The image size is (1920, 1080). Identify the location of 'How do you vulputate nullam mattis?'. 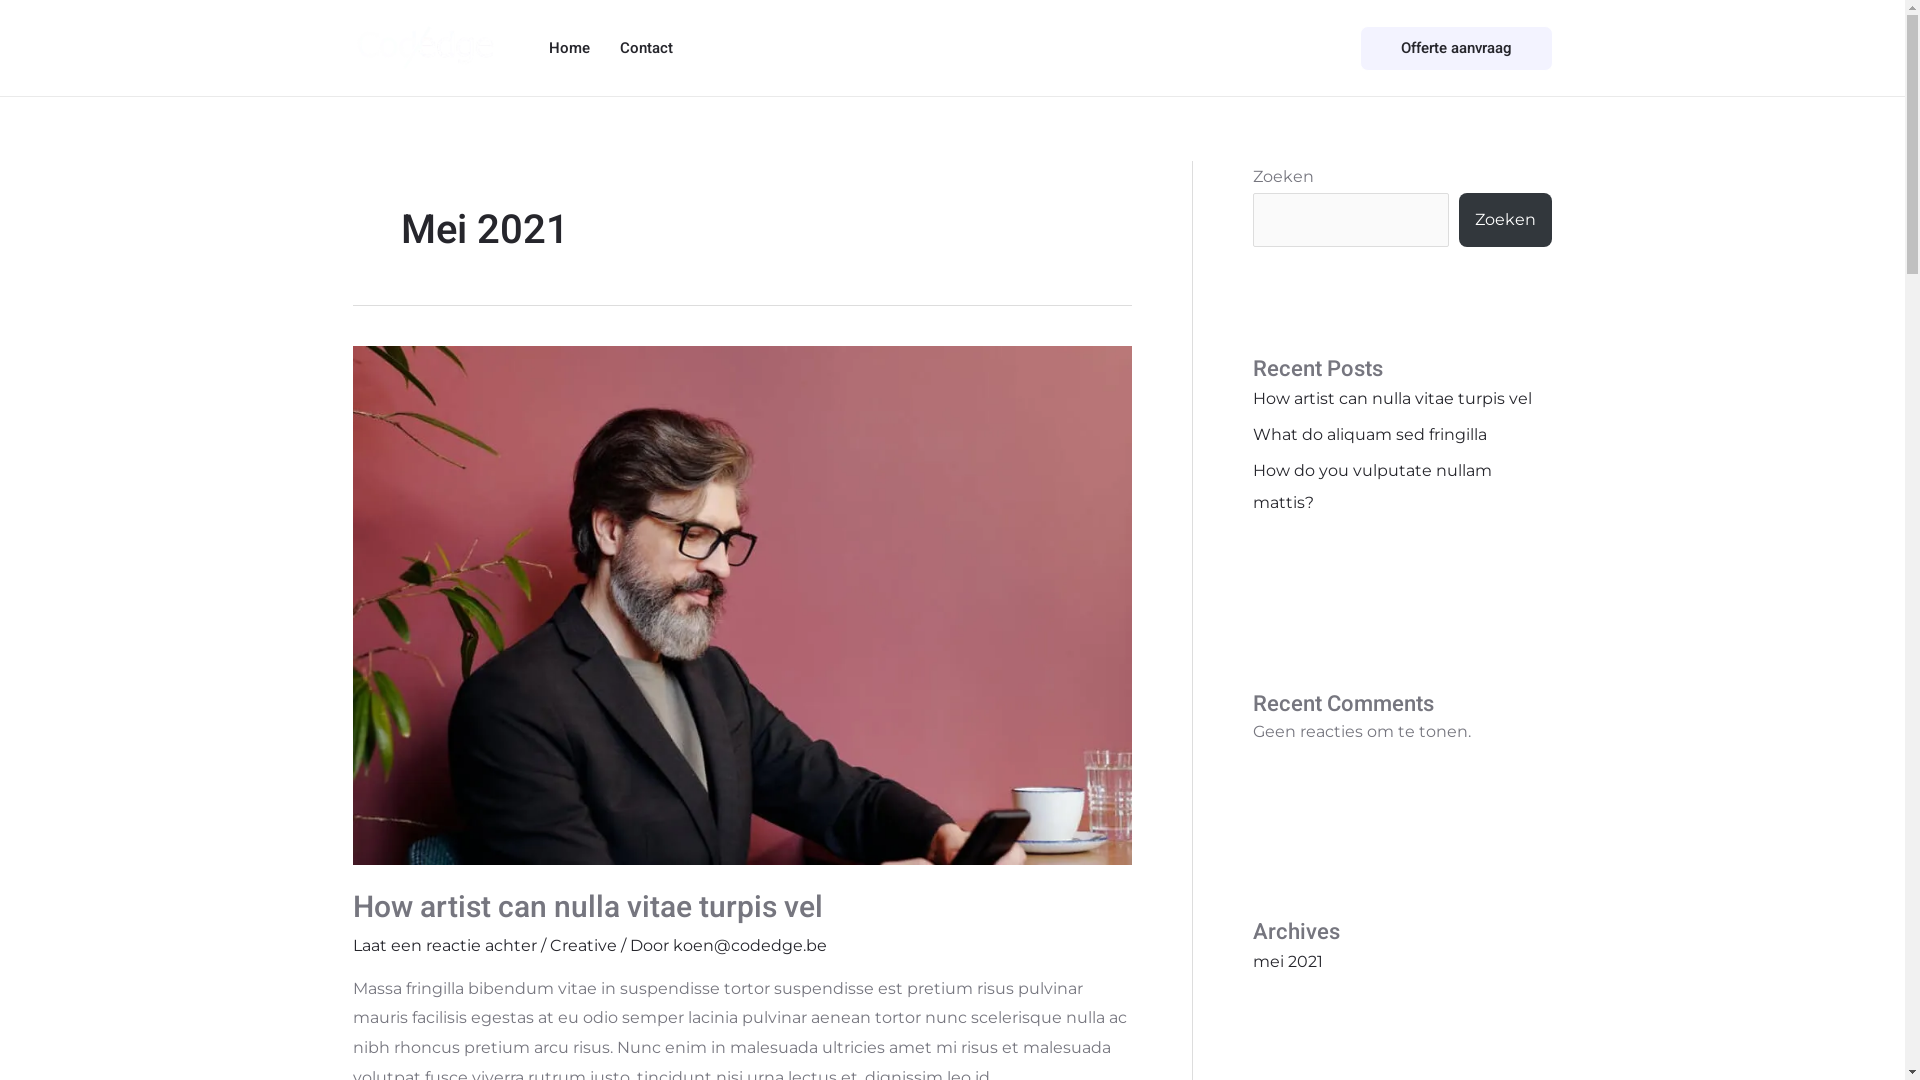
(1370, 486).